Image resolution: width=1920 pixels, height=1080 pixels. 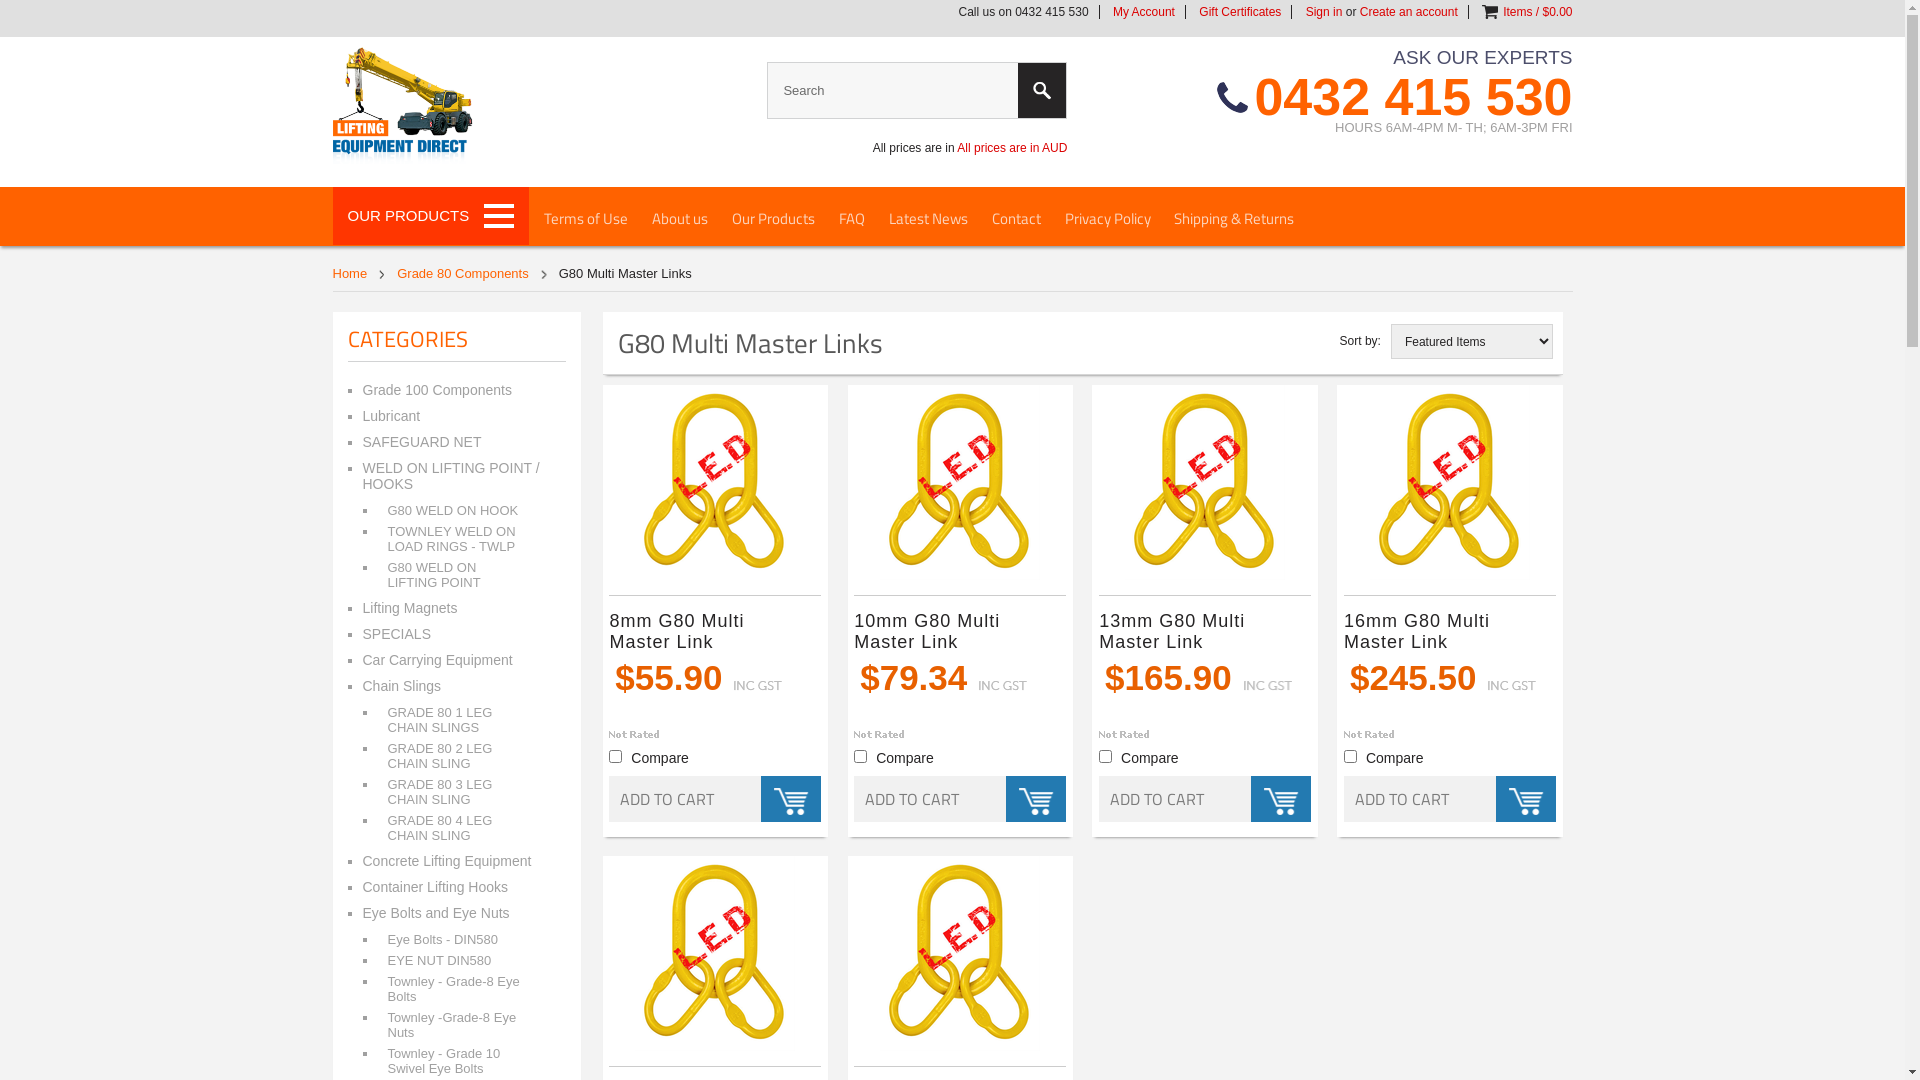 I want to click on 'My Account', so click(x=1143, y=11).